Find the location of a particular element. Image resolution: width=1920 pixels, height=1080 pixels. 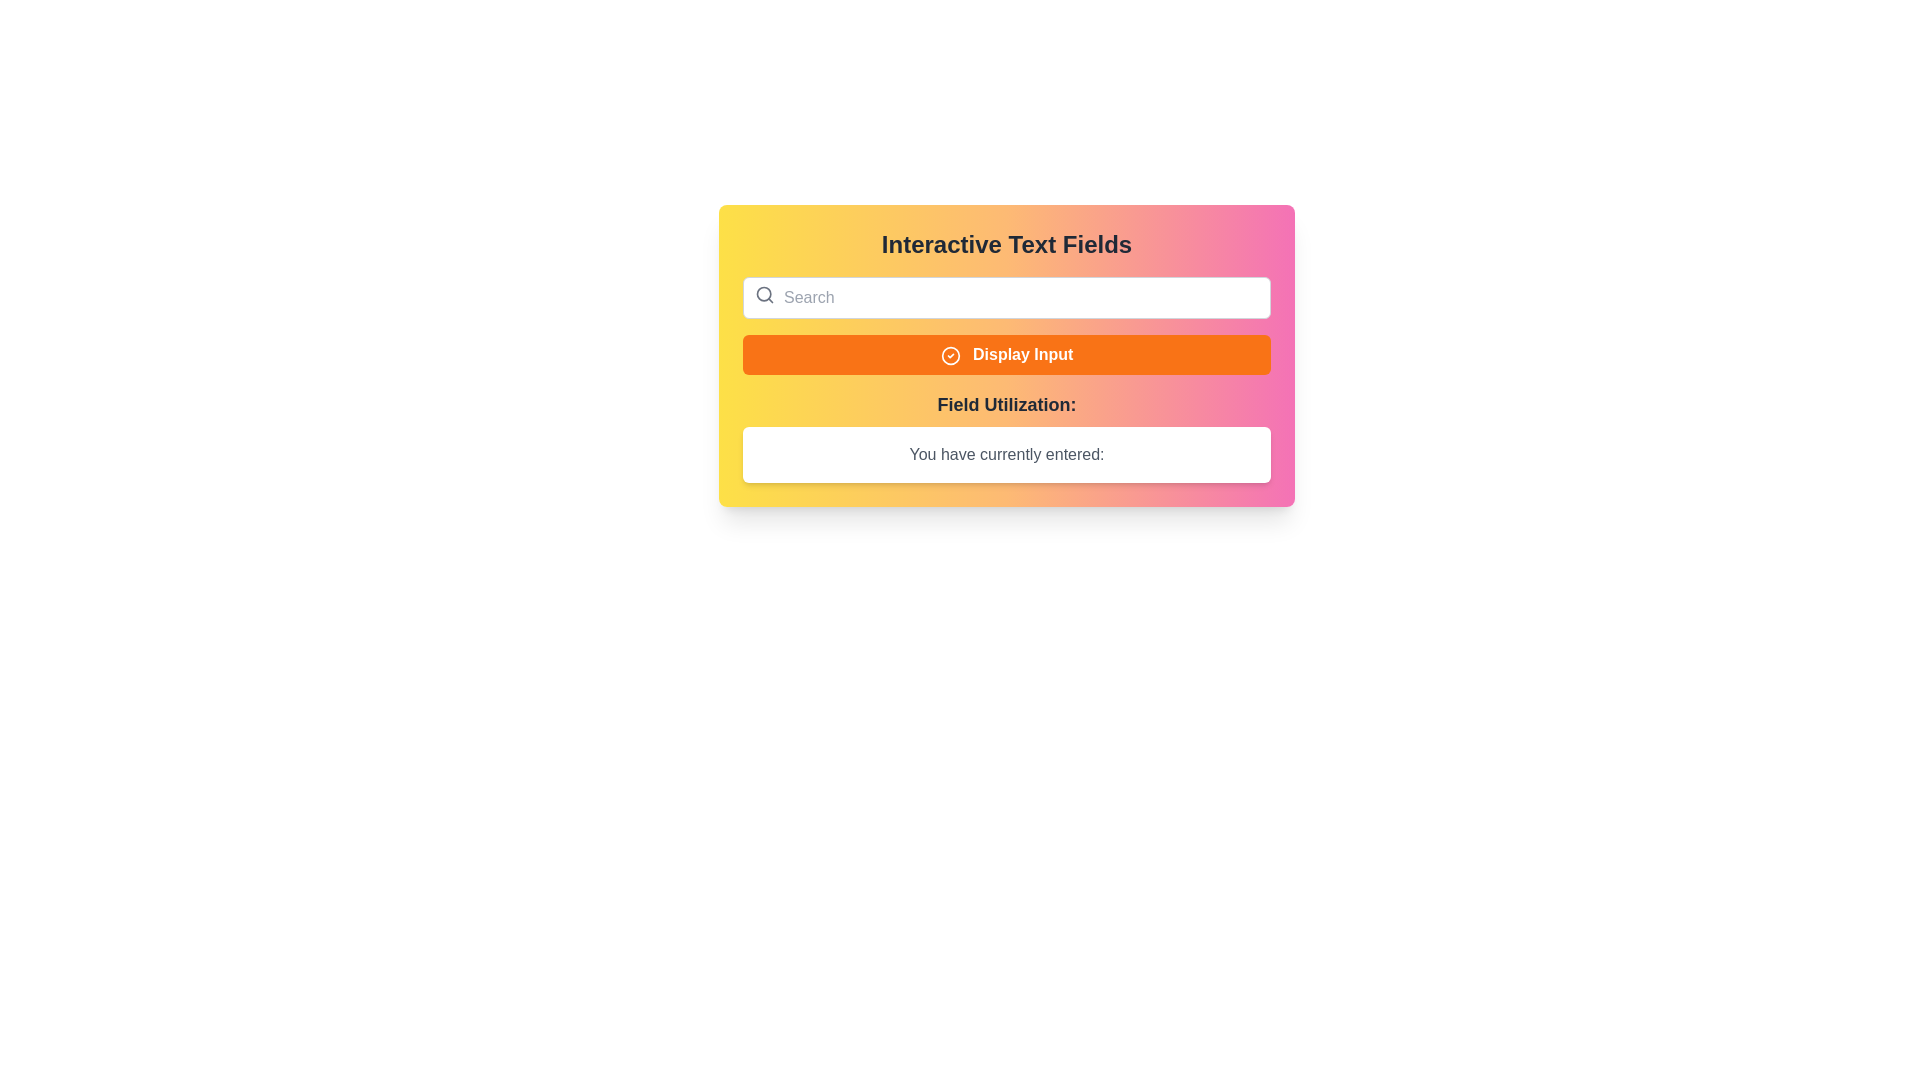

the circular graphical icon component within the magnifying glass icon, which is located to the left of the search input field is located at coordinates (763, 294).